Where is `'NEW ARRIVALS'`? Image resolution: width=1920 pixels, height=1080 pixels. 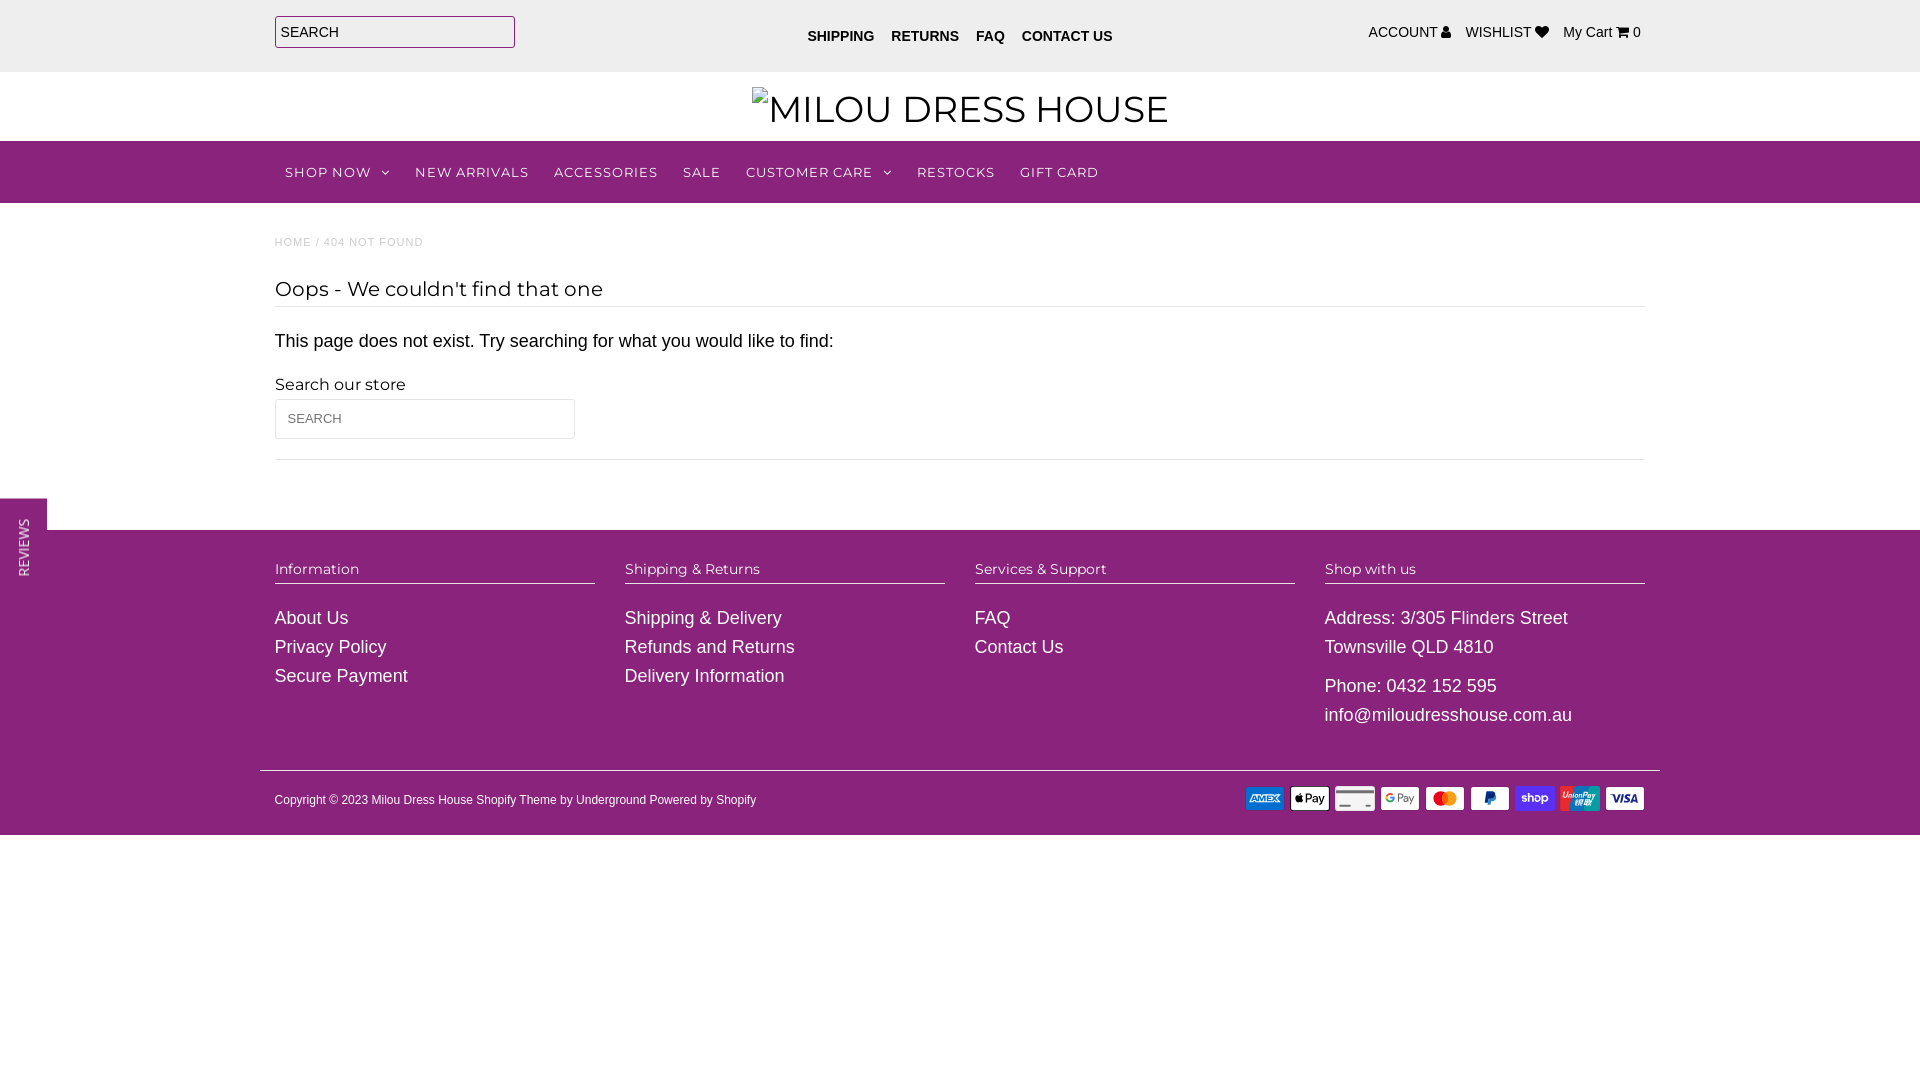 'NEW ARRIVALS' is located at coordinates (470, 171).